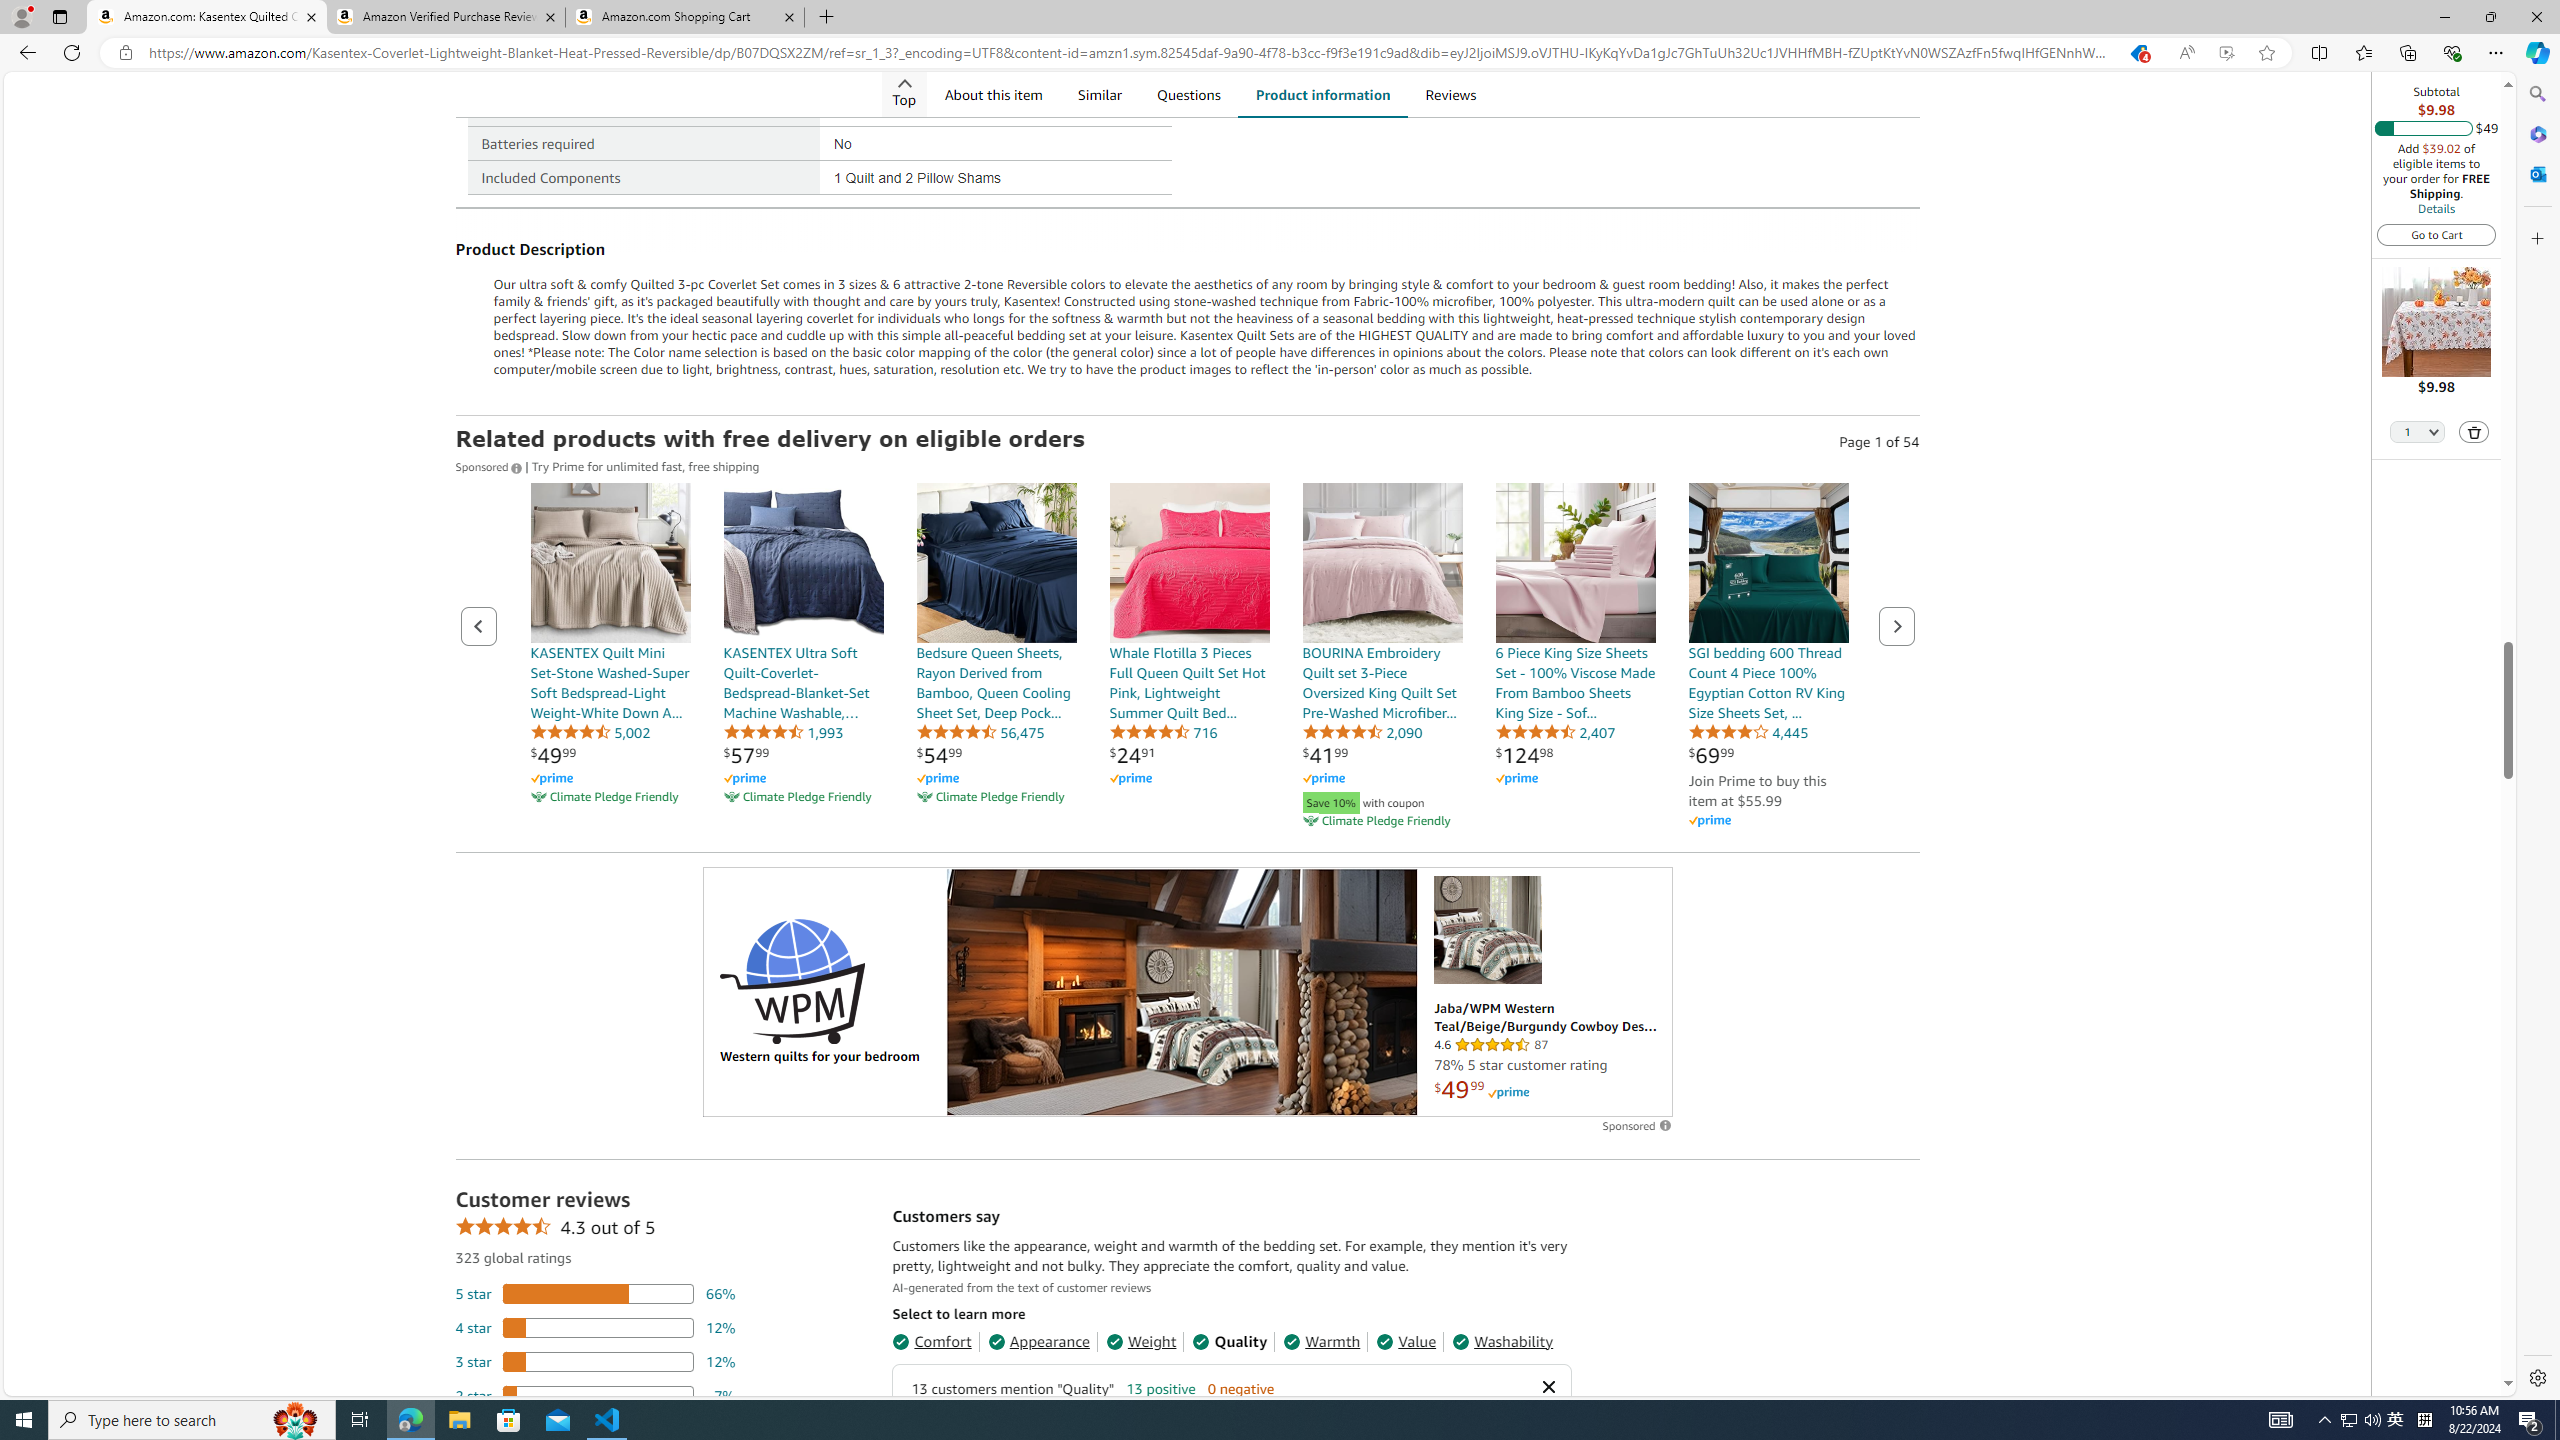 This screenshot has width=2560, height=1440. Describe the element at coordinates (595, 1394) in the screenshot. I see `'7 percent of reviews have 2 stars'` at that location.